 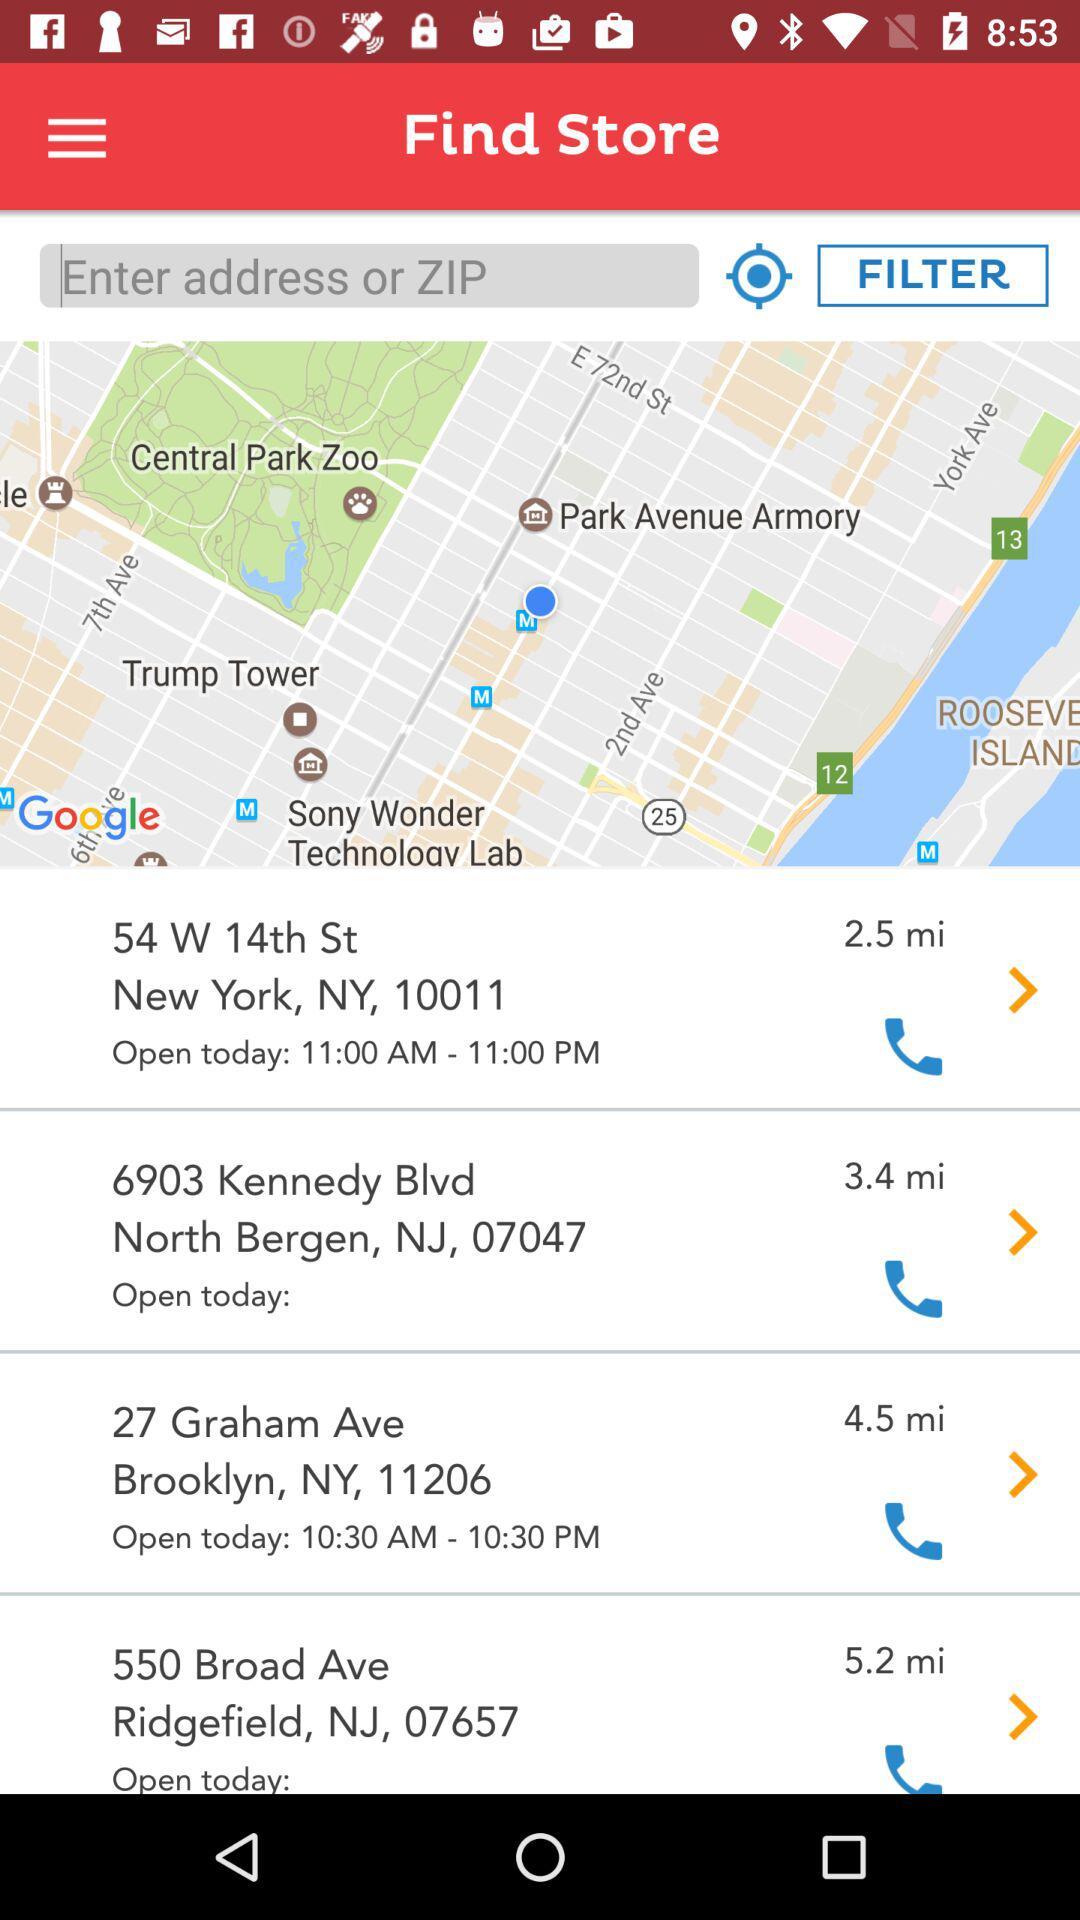 What do you see at coordinates (933, 275) in the screenshot?
I see `filter on the top right corner` at bounding box center [933, 275].